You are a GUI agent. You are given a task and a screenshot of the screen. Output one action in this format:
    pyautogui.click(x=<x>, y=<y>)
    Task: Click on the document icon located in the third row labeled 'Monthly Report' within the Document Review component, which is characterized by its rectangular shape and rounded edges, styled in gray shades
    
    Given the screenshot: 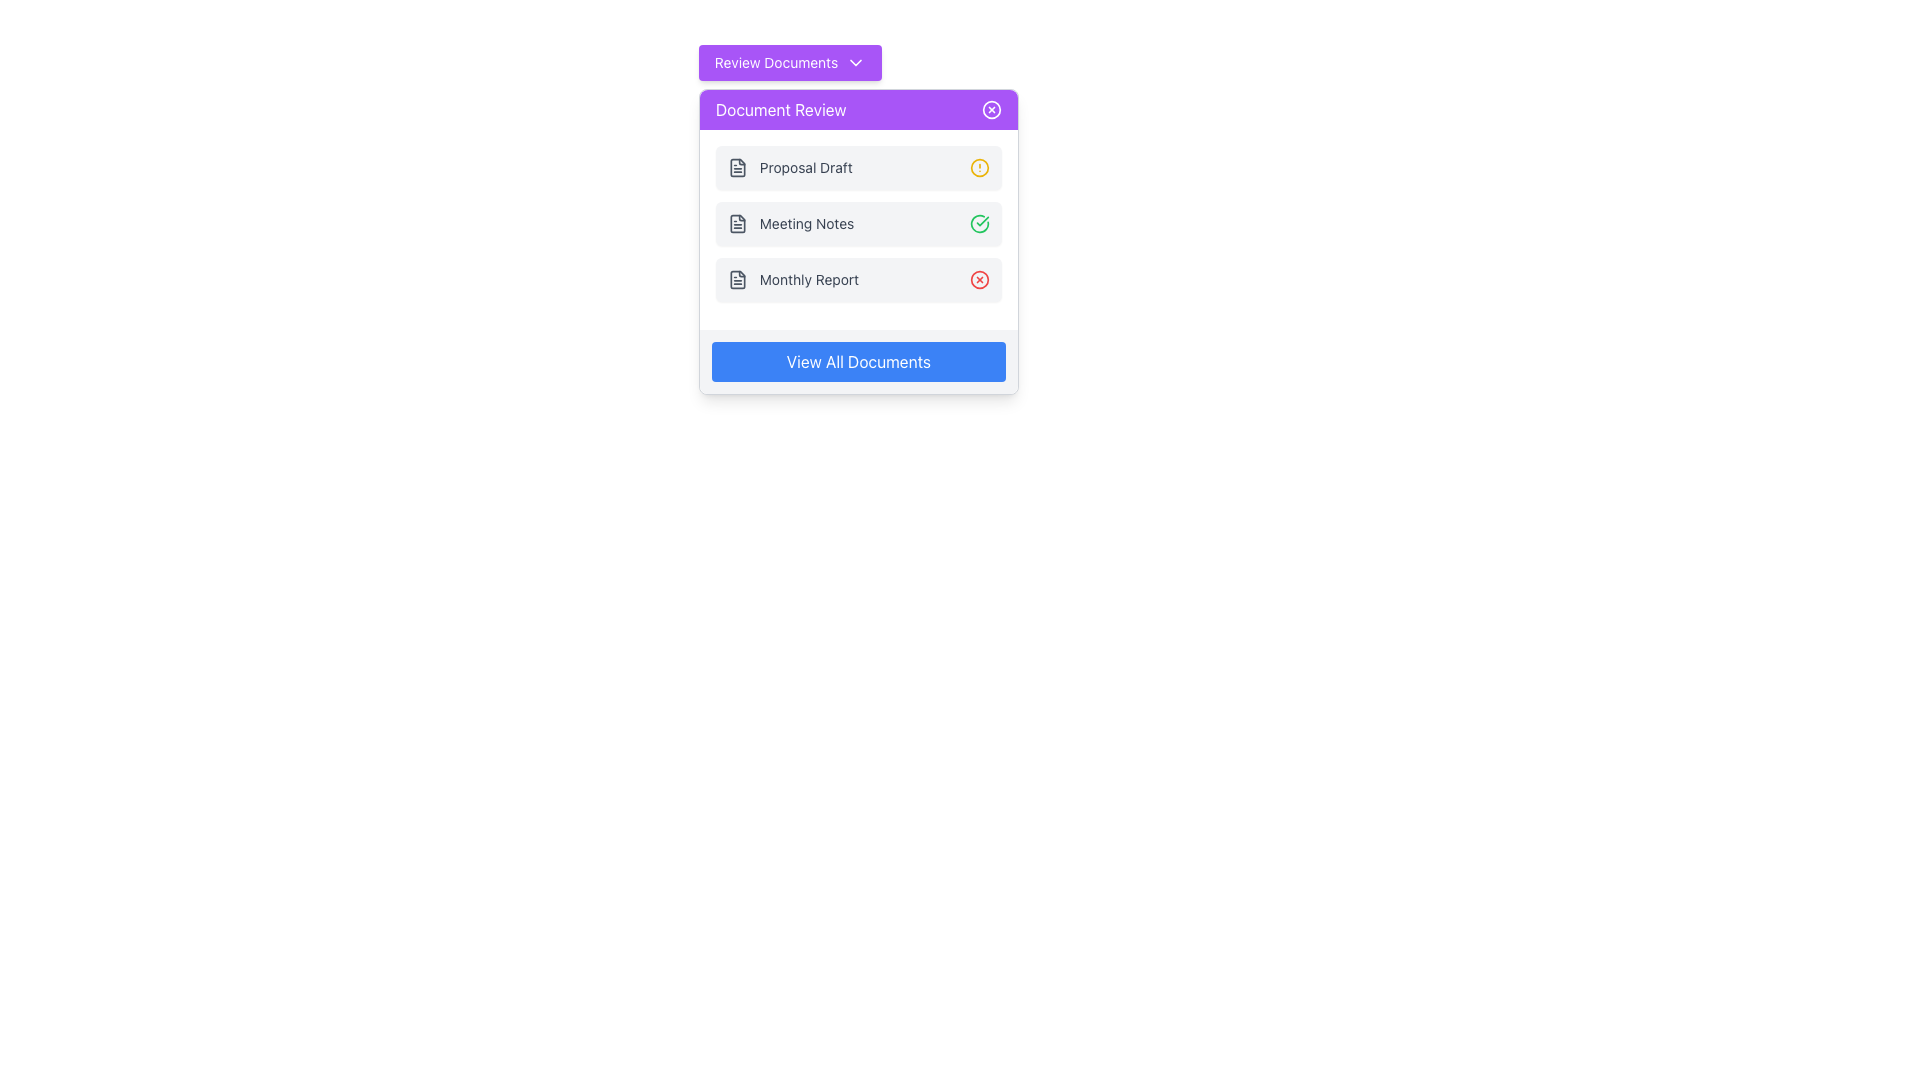 What is the action you would take?
    pyautogui.click(x=736, y=280)
    